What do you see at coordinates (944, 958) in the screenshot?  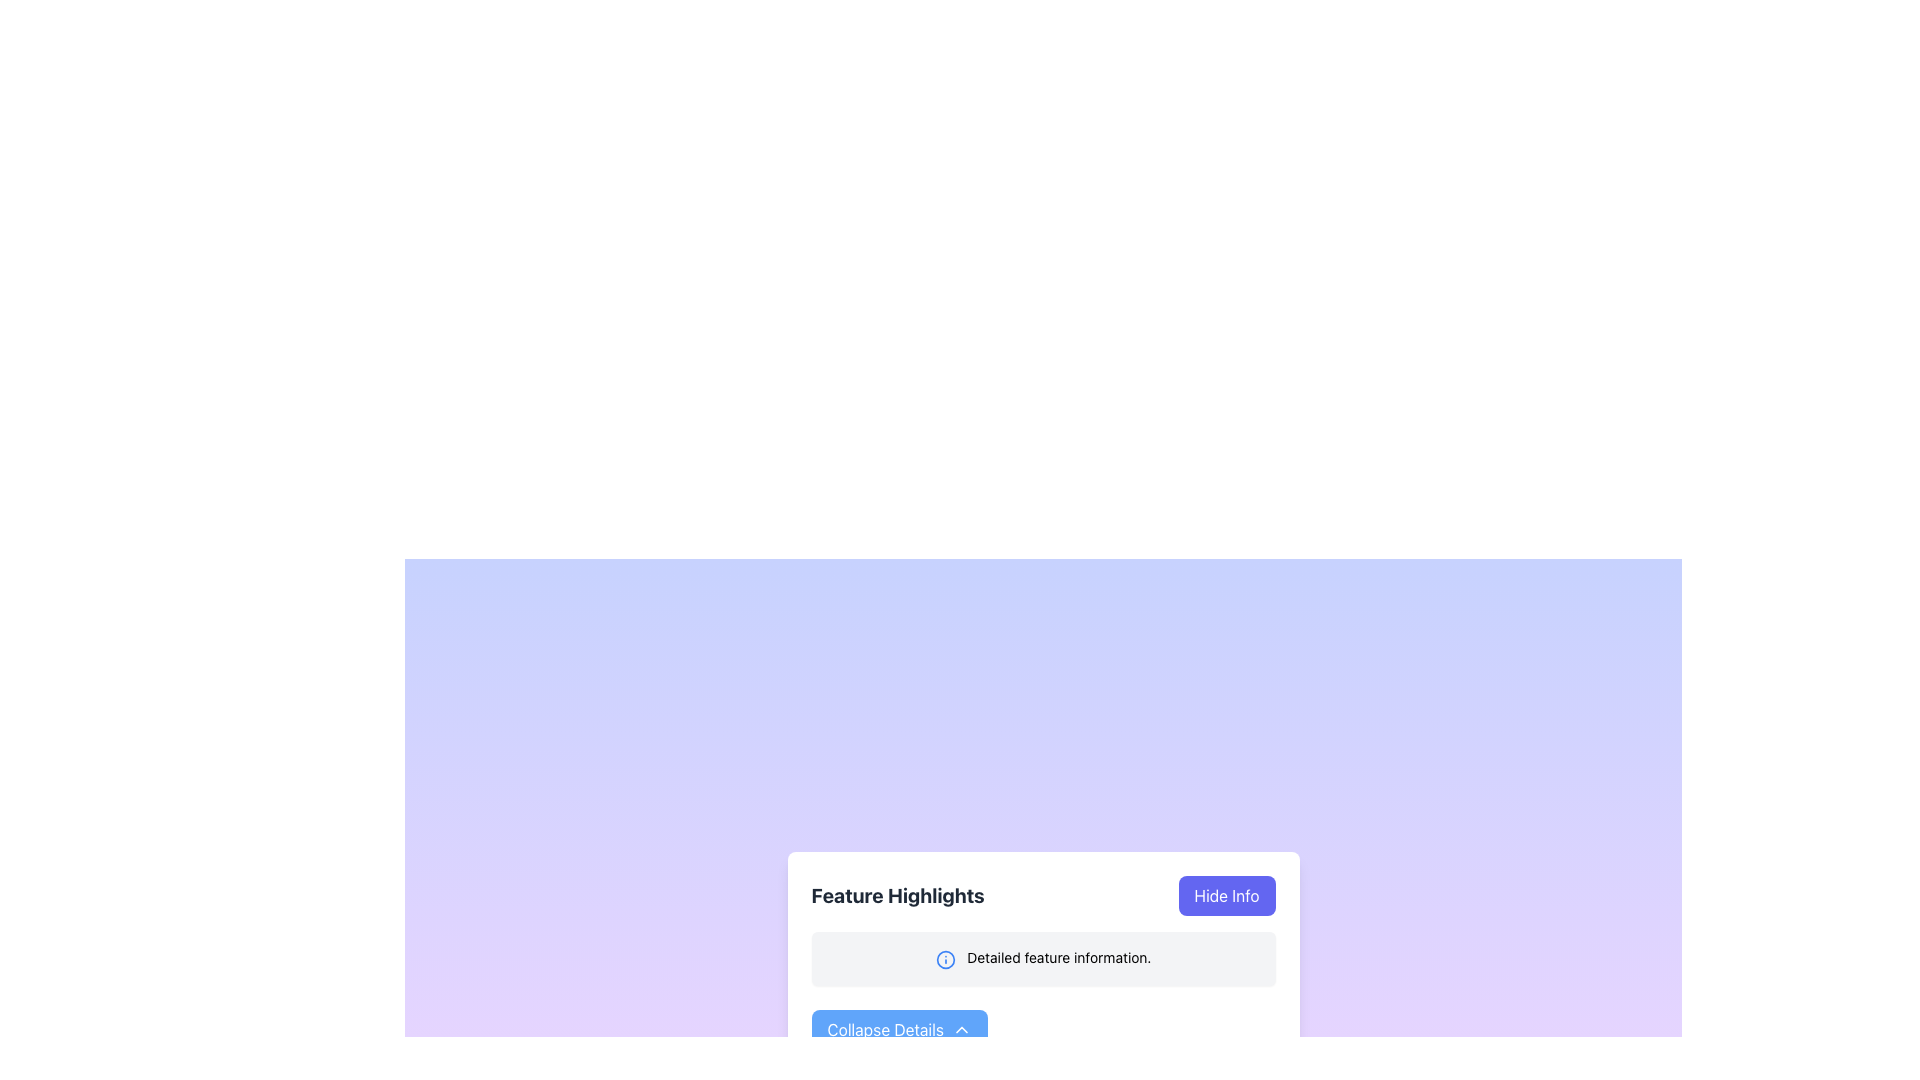 I see `the information icon located in the 'Feature Highlights' section, which precedes the text 'Detailed feature information.'` at bounding box center [944, 958].